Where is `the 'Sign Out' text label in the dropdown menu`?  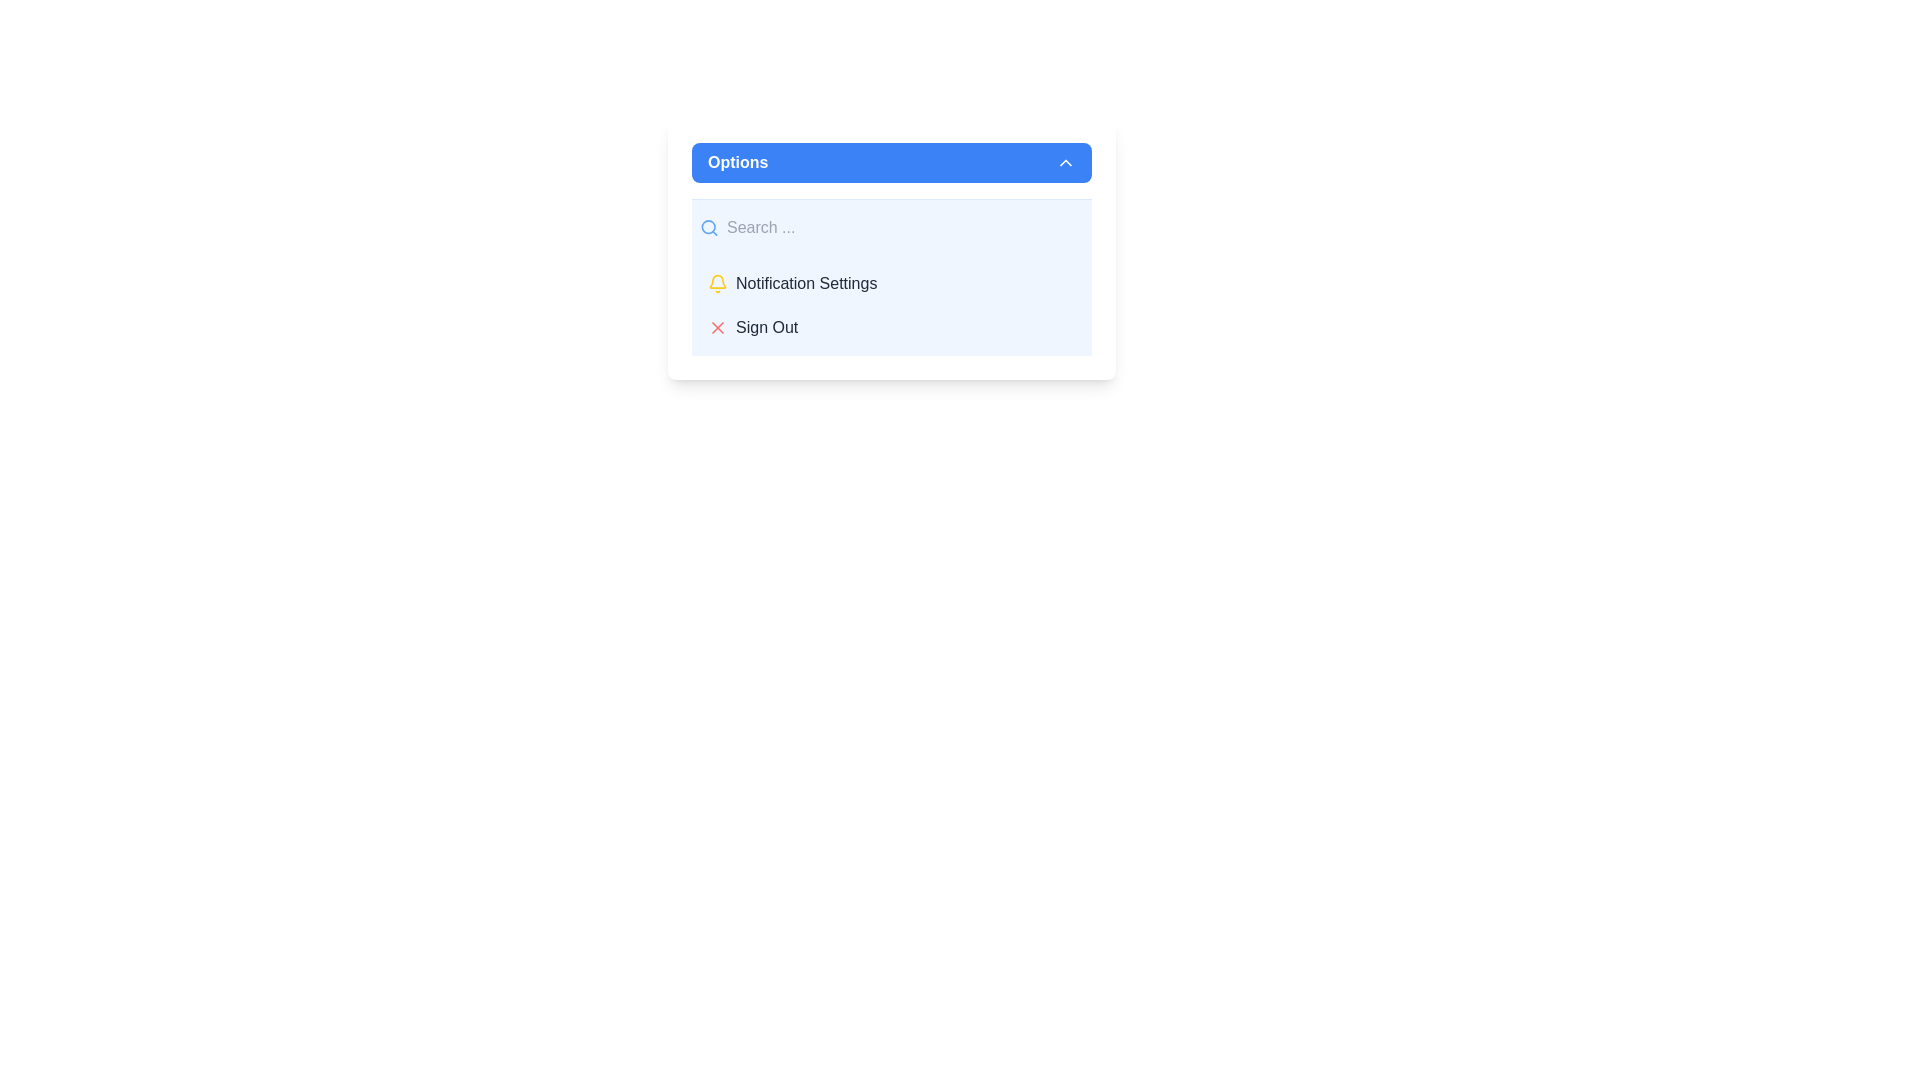 the 'Sign Out' text label in the dropdown menu is located at coordinates (766, 326).